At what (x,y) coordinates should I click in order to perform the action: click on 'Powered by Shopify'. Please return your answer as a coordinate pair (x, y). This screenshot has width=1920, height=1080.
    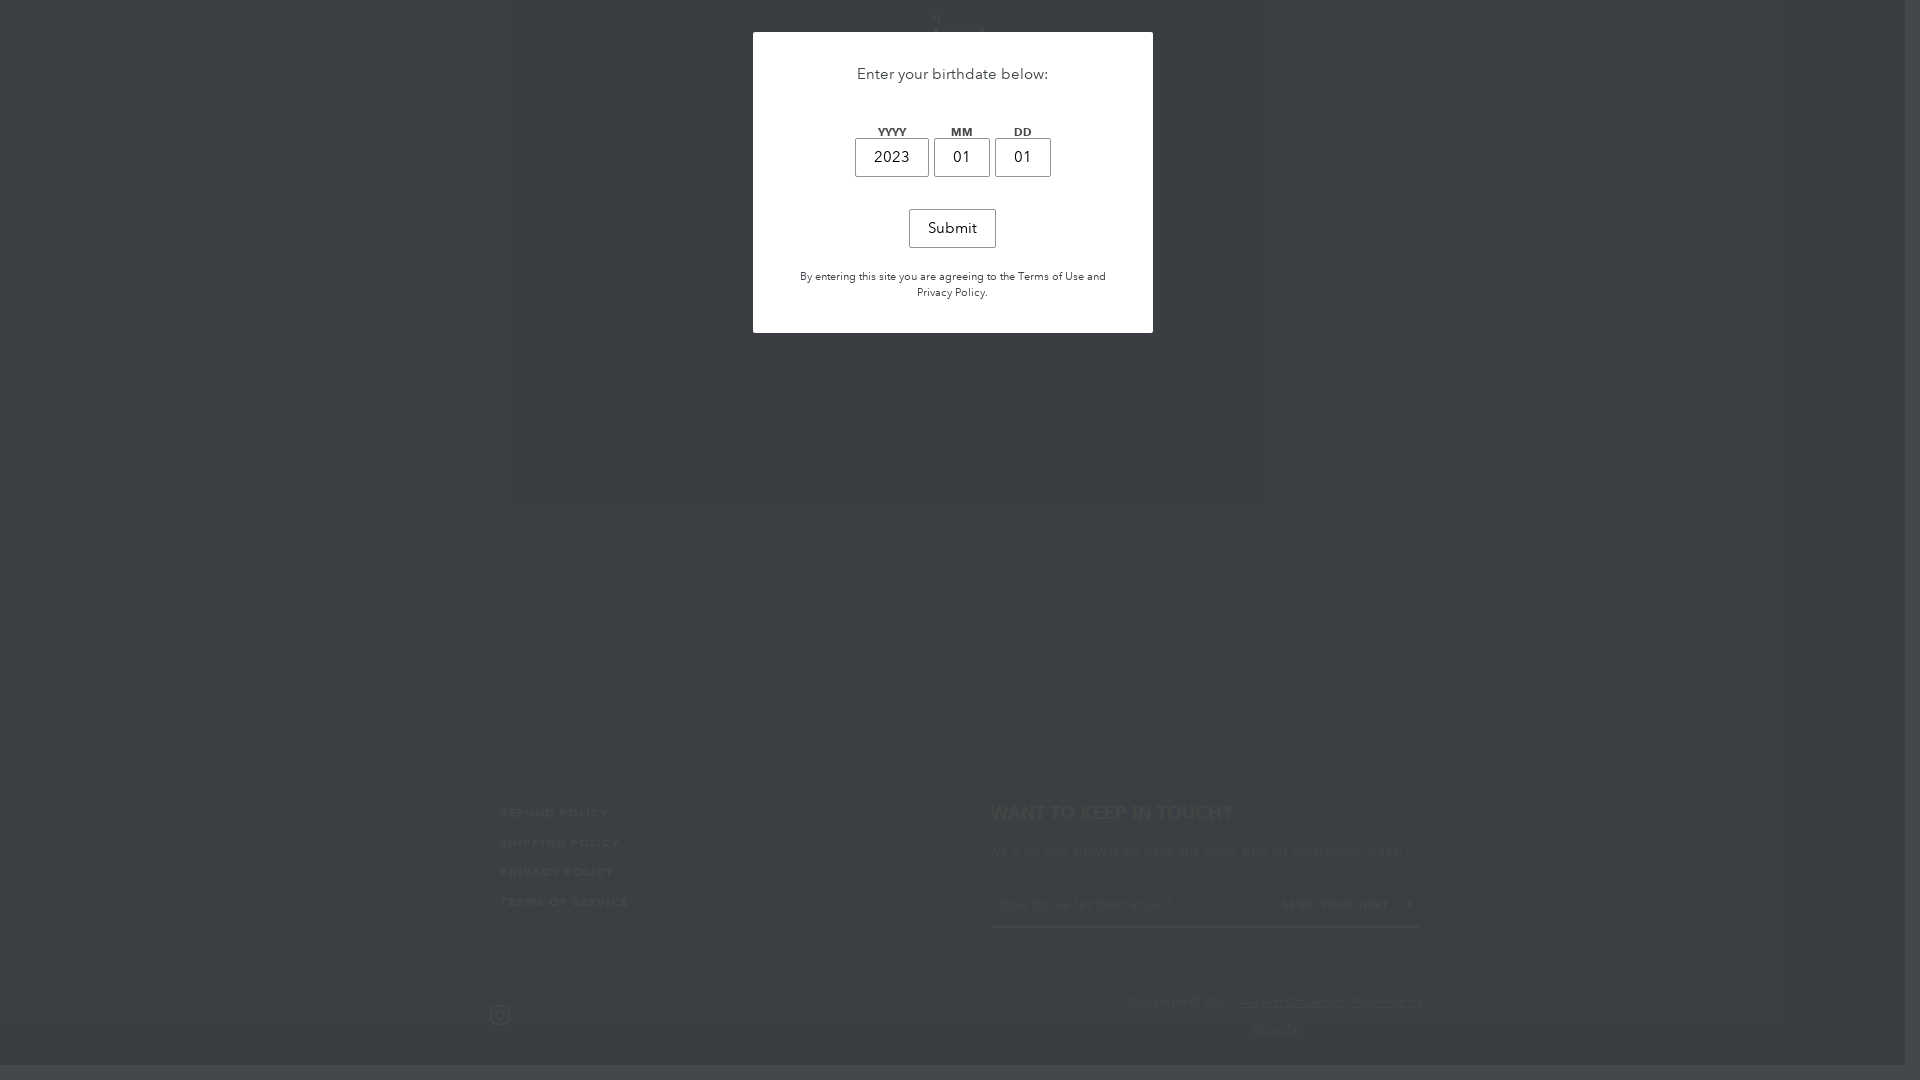
    Looking at the image, I should click on (1337, 1014).